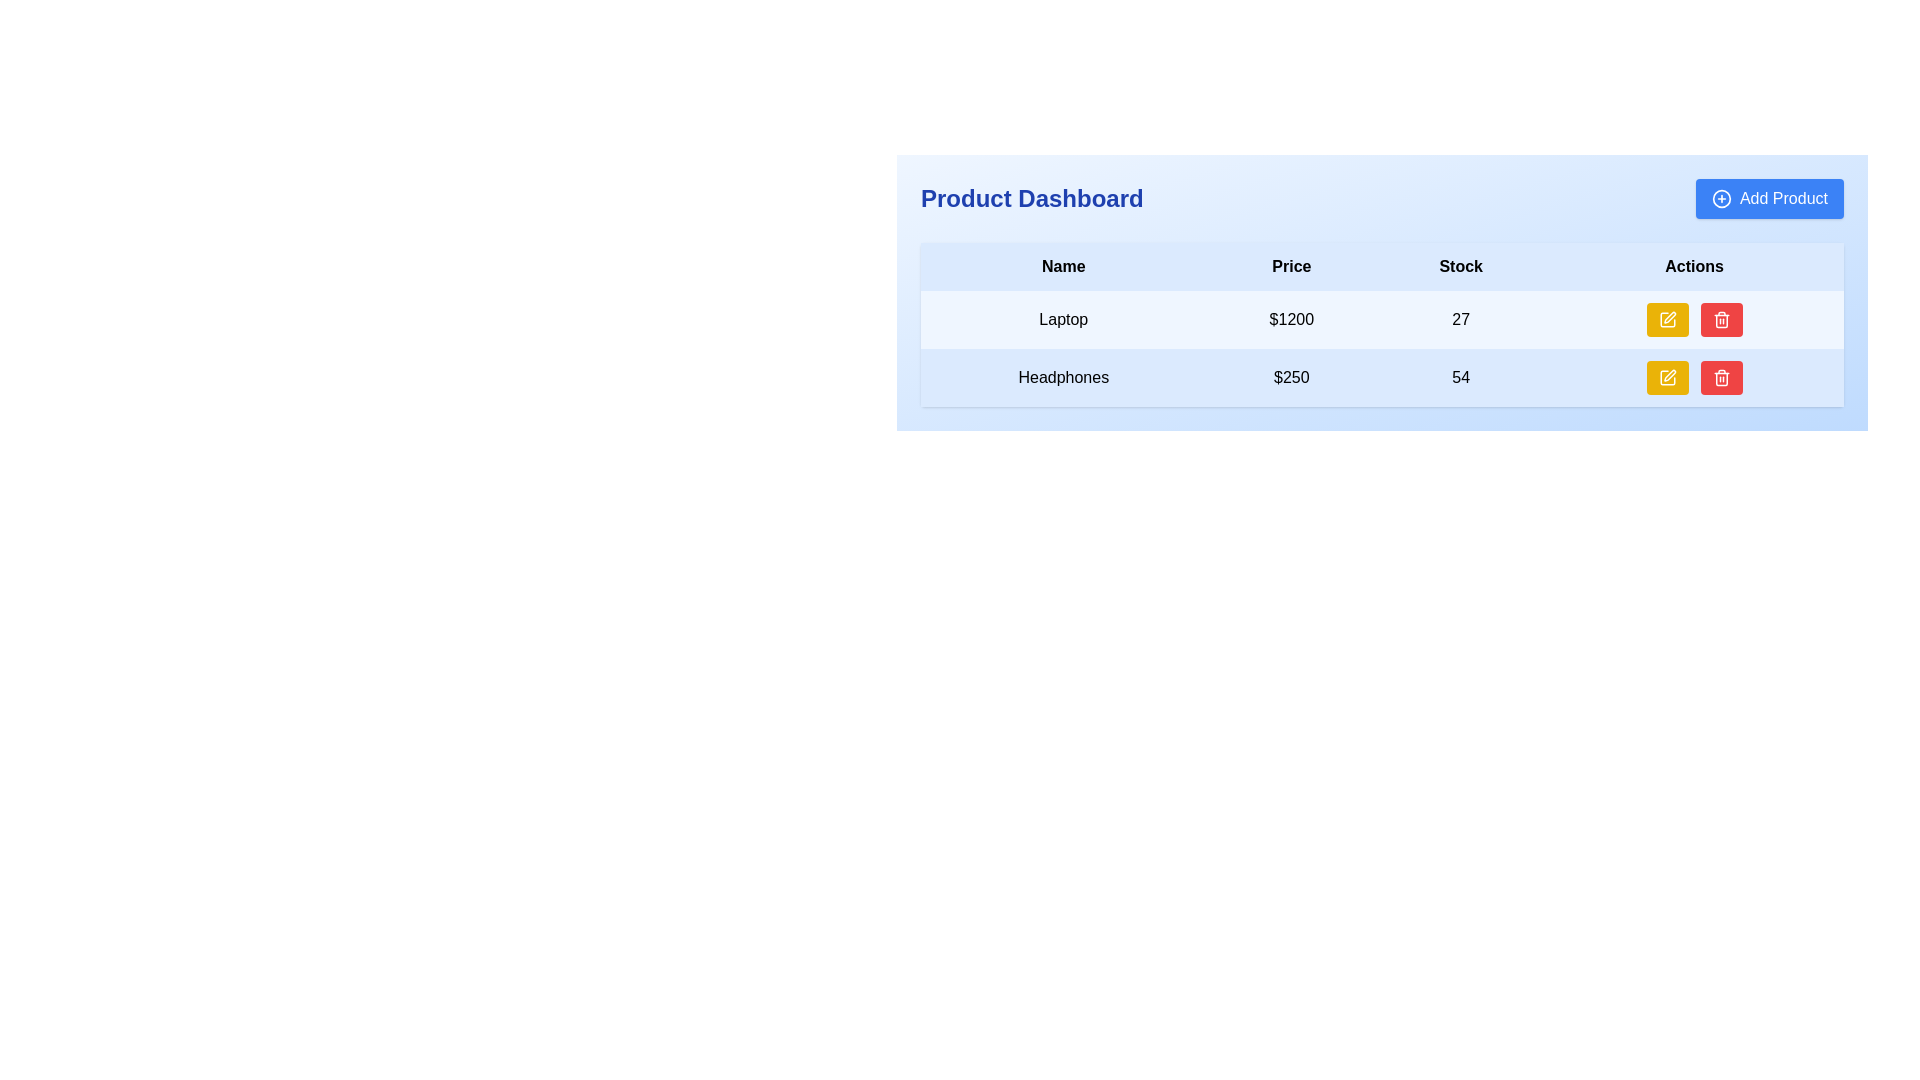 The width and height of the screenshot is (1920, 1080). I want to click on the text label displaying 'Laptop' located in the first row of the data table under the 'Name' header, so click(1062, 319).